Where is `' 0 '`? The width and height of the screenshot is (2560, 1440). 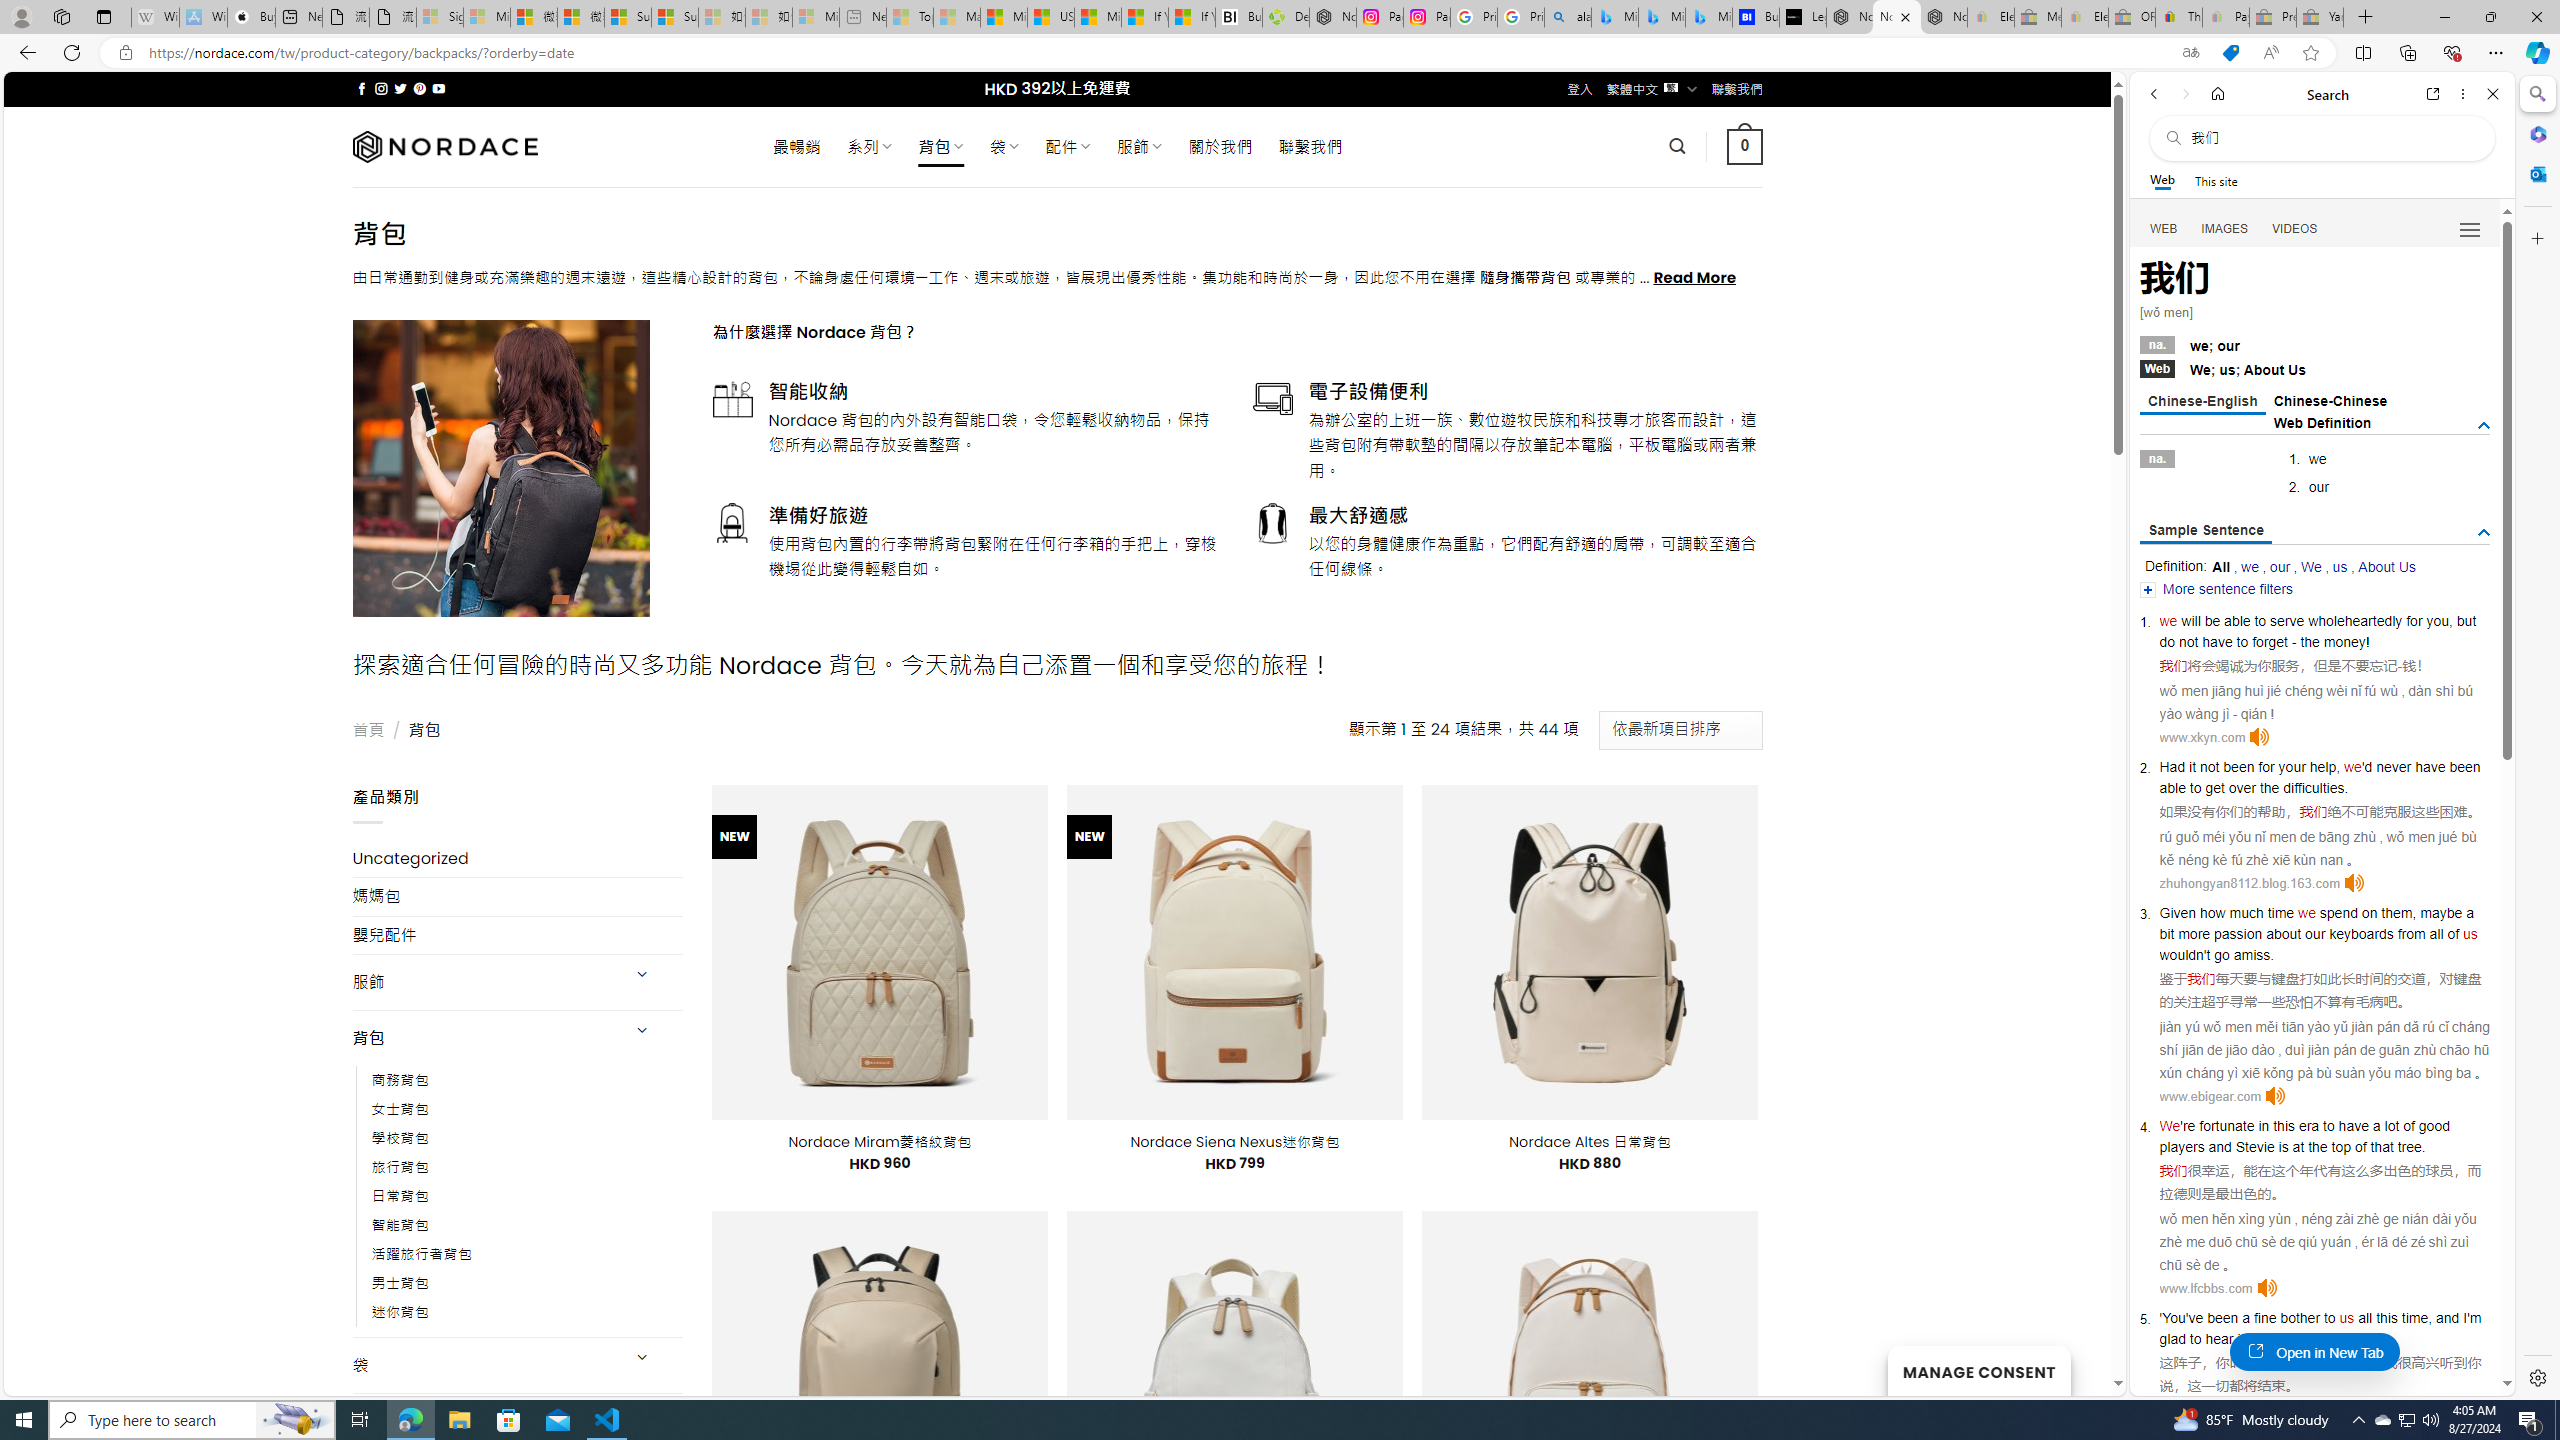 ' 0 ' is located at coordinates (1744, 145).